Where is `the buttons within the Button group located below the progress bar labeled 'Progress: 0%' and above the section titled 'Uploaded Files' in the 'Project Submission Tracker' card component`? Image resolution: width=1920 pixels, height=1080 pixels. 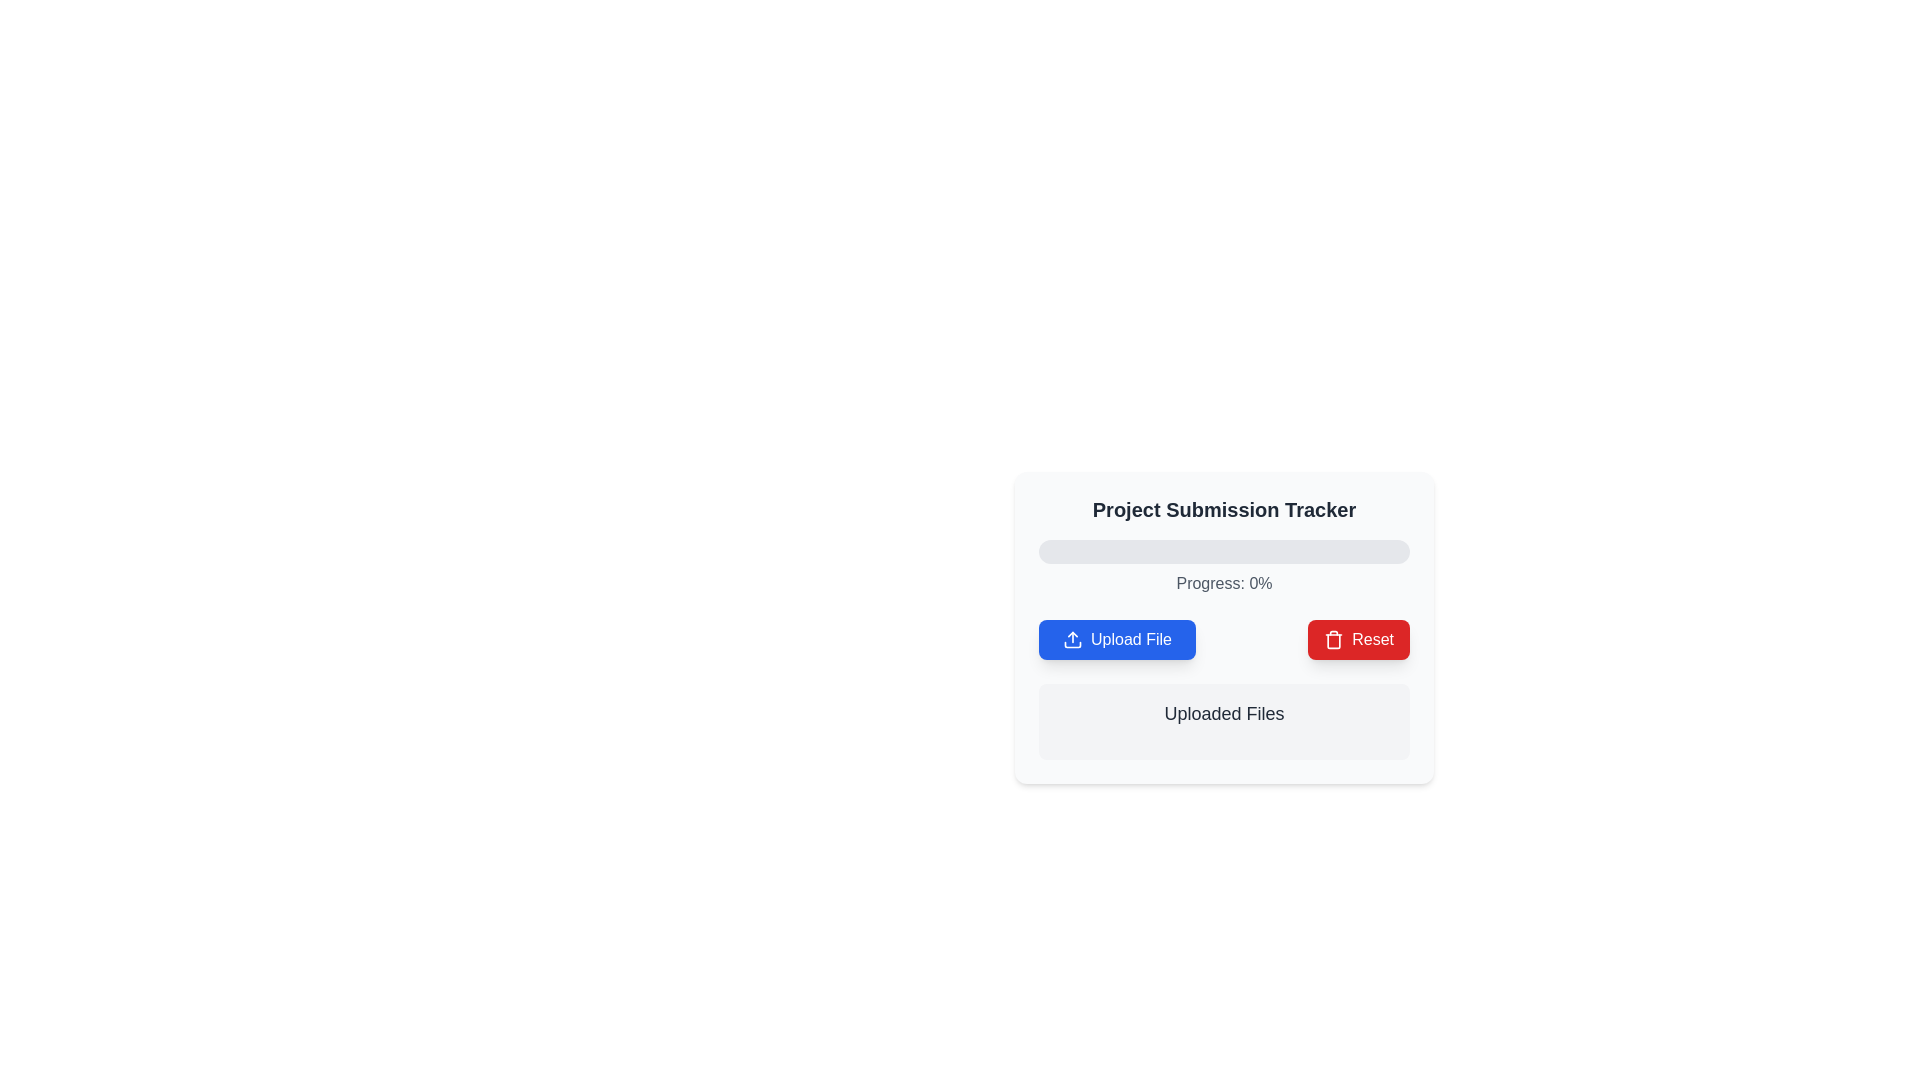
the buttons within the Button group located below the progress bar labeled 'Progress: 0%' and above the section titled 'Uploaded Files' in the 'Project Submission Tracker' card component is located at coordinates (1223, 640).